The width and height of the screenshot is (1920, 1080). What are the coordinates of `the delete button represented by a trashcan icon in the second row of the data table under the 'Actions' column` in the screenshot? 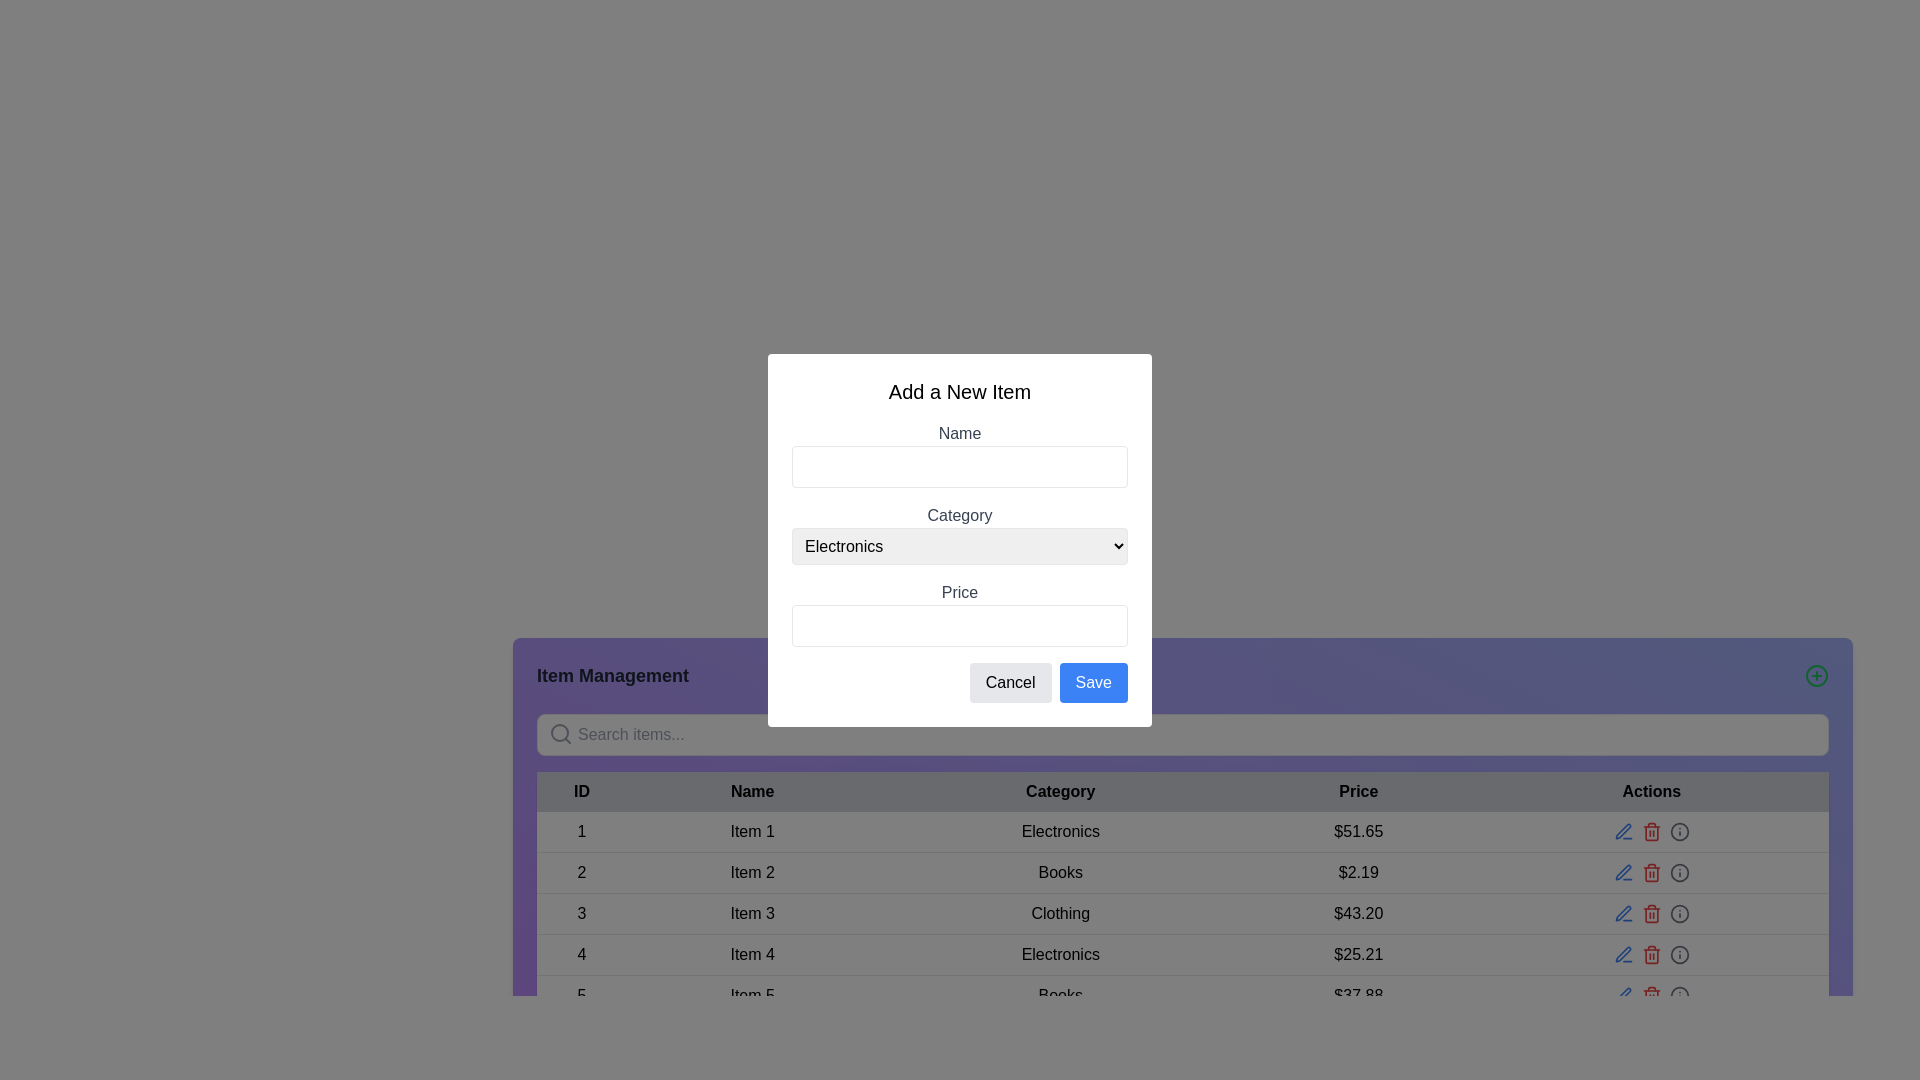 It's located at (1651, 873).